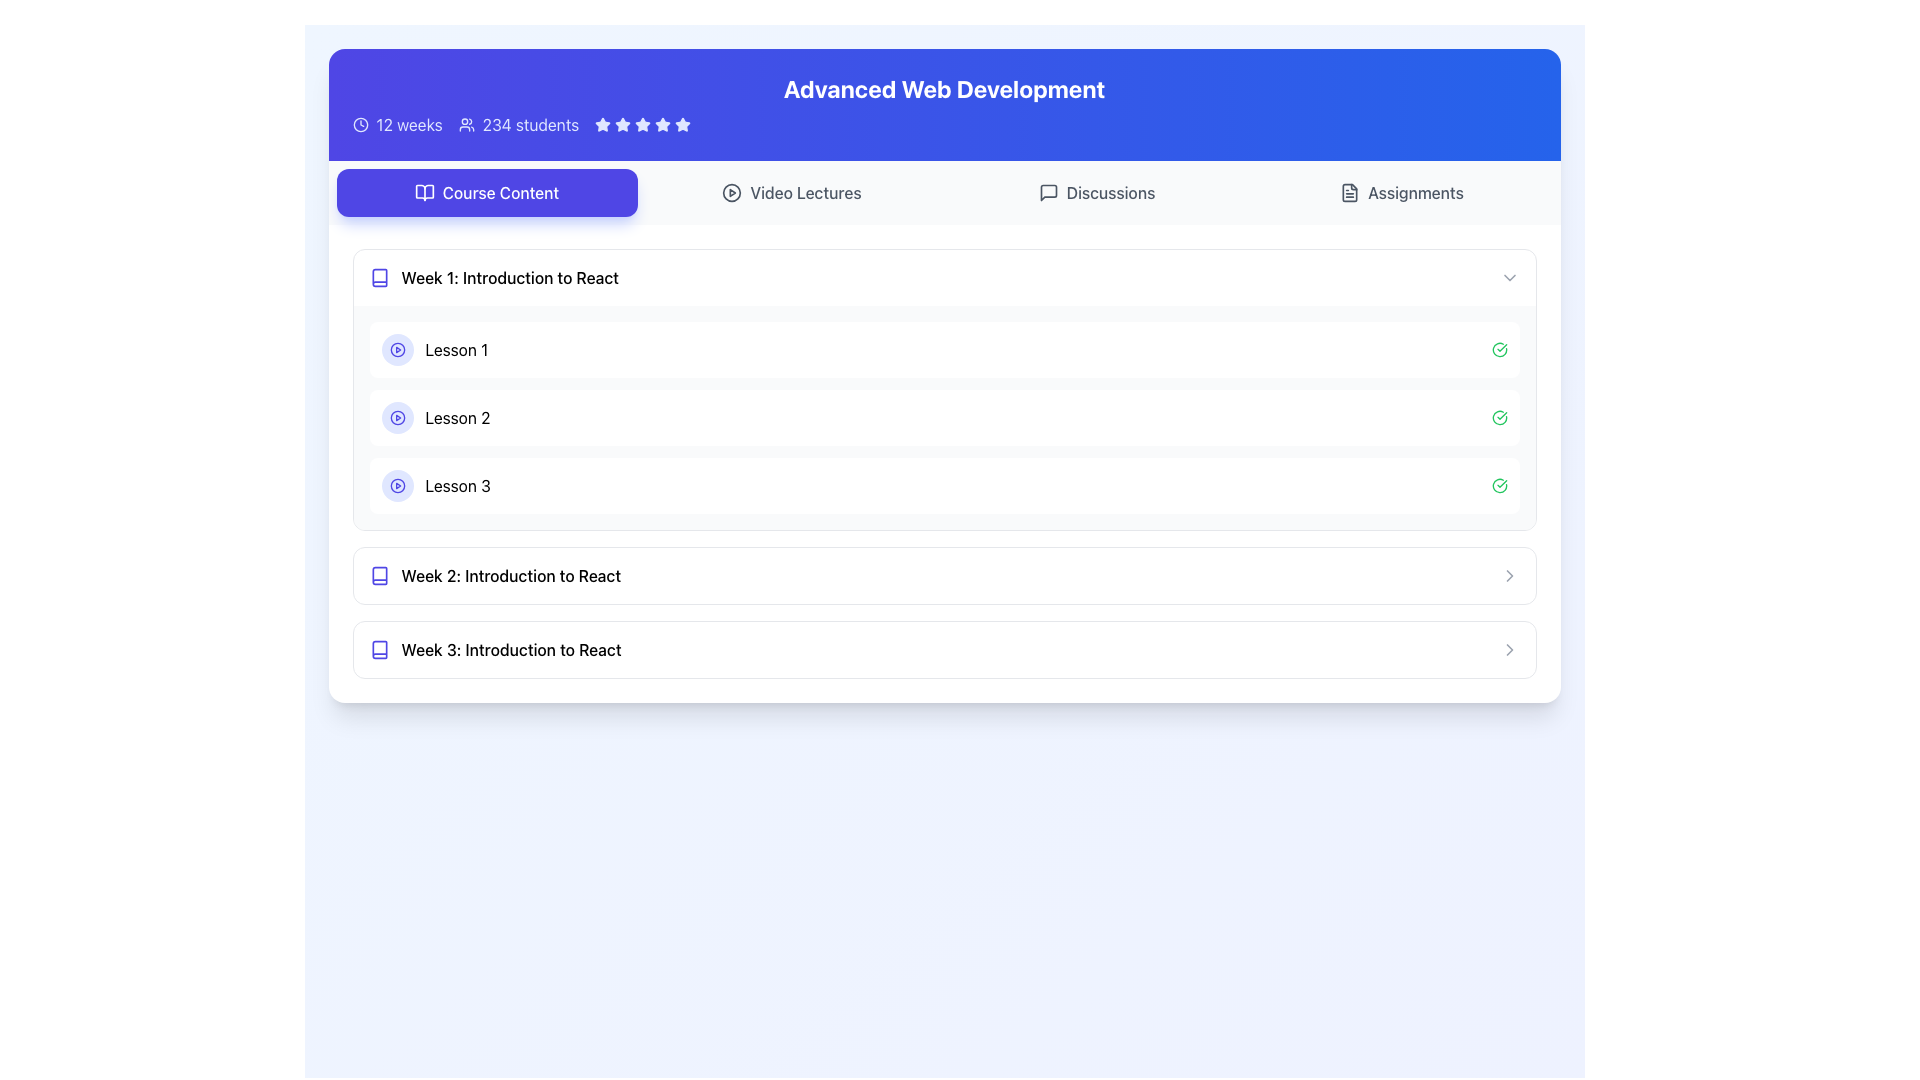 Image resolution: width=1920 pixels, height=1080 pixels. What do you see at coordinates (435, 486) in the screenshot?
I see `the icon of the List item representing 'Lesson 3' under the 'Week 1' section to play the associated media` at bounding box center [435, 486].